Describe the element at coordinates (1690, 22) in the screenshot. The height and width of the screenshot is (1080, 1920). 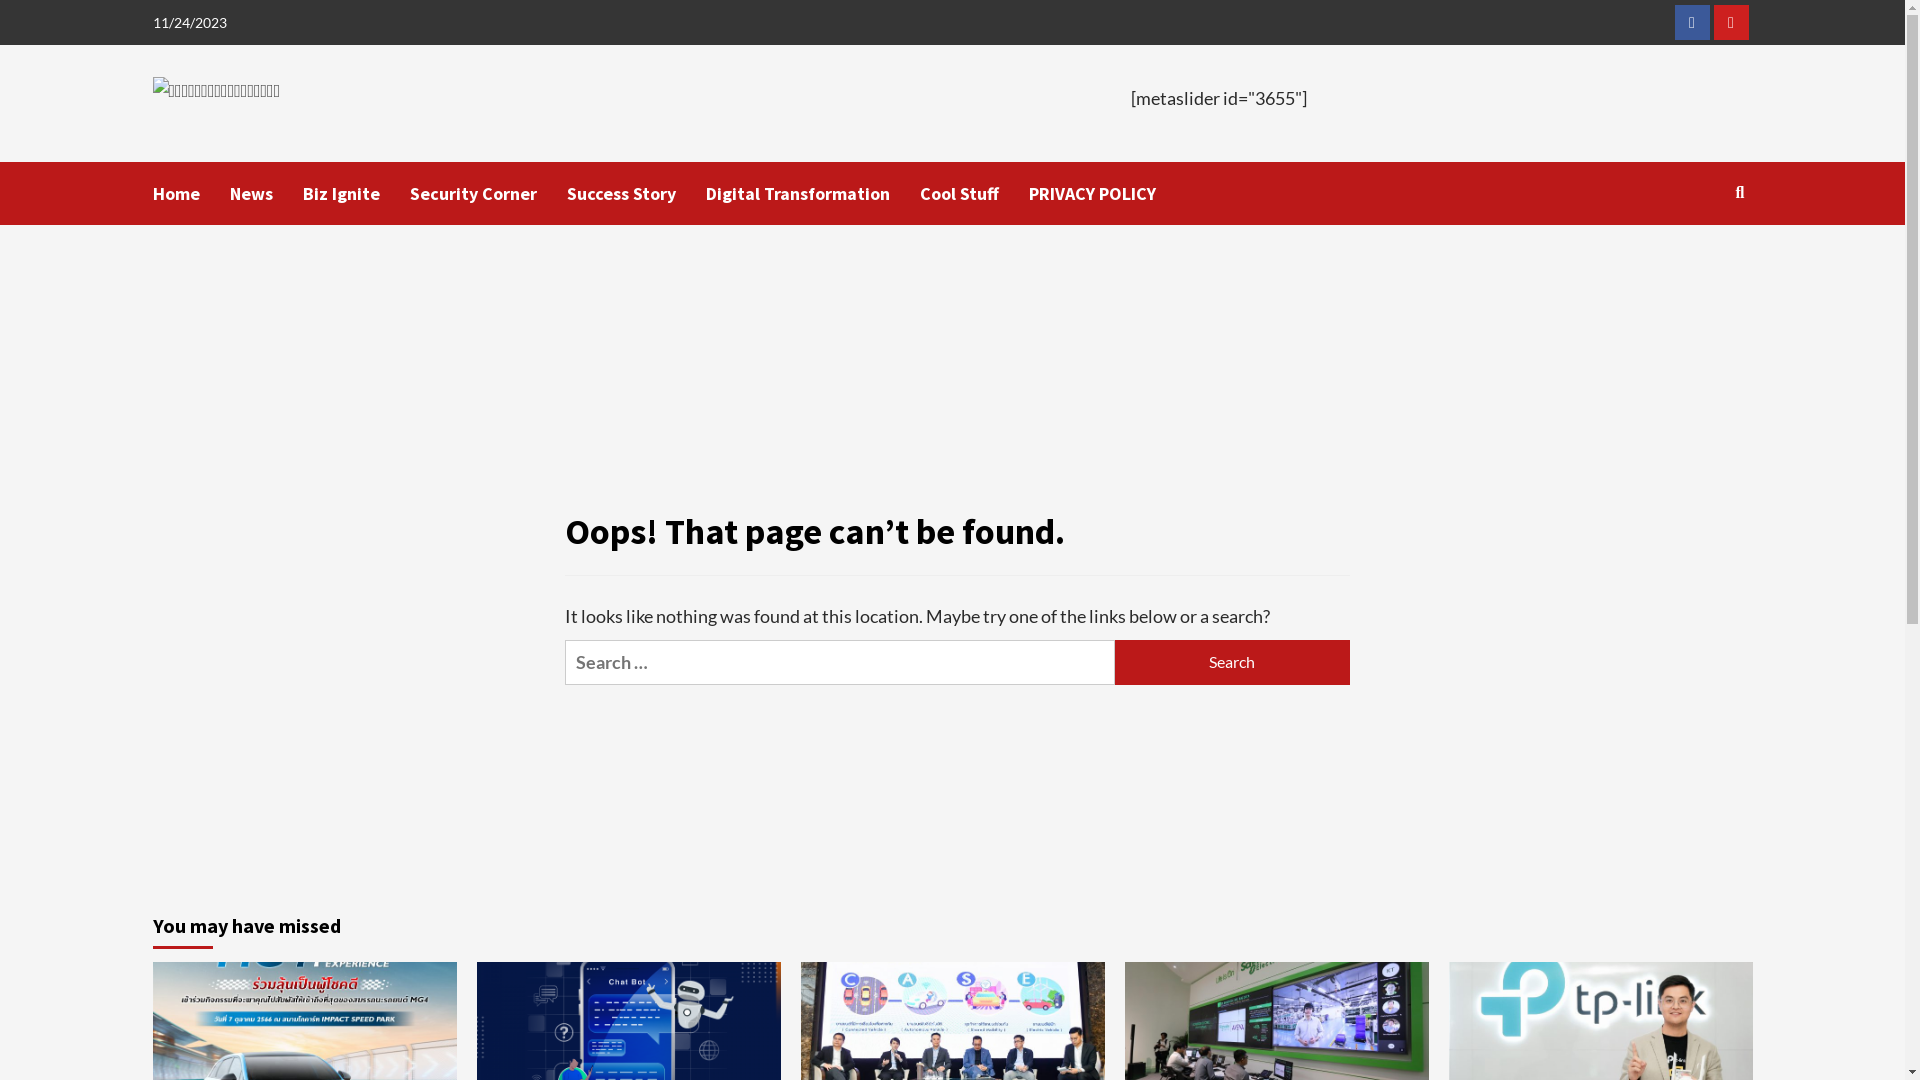
I see `'Facebook'` at that location.